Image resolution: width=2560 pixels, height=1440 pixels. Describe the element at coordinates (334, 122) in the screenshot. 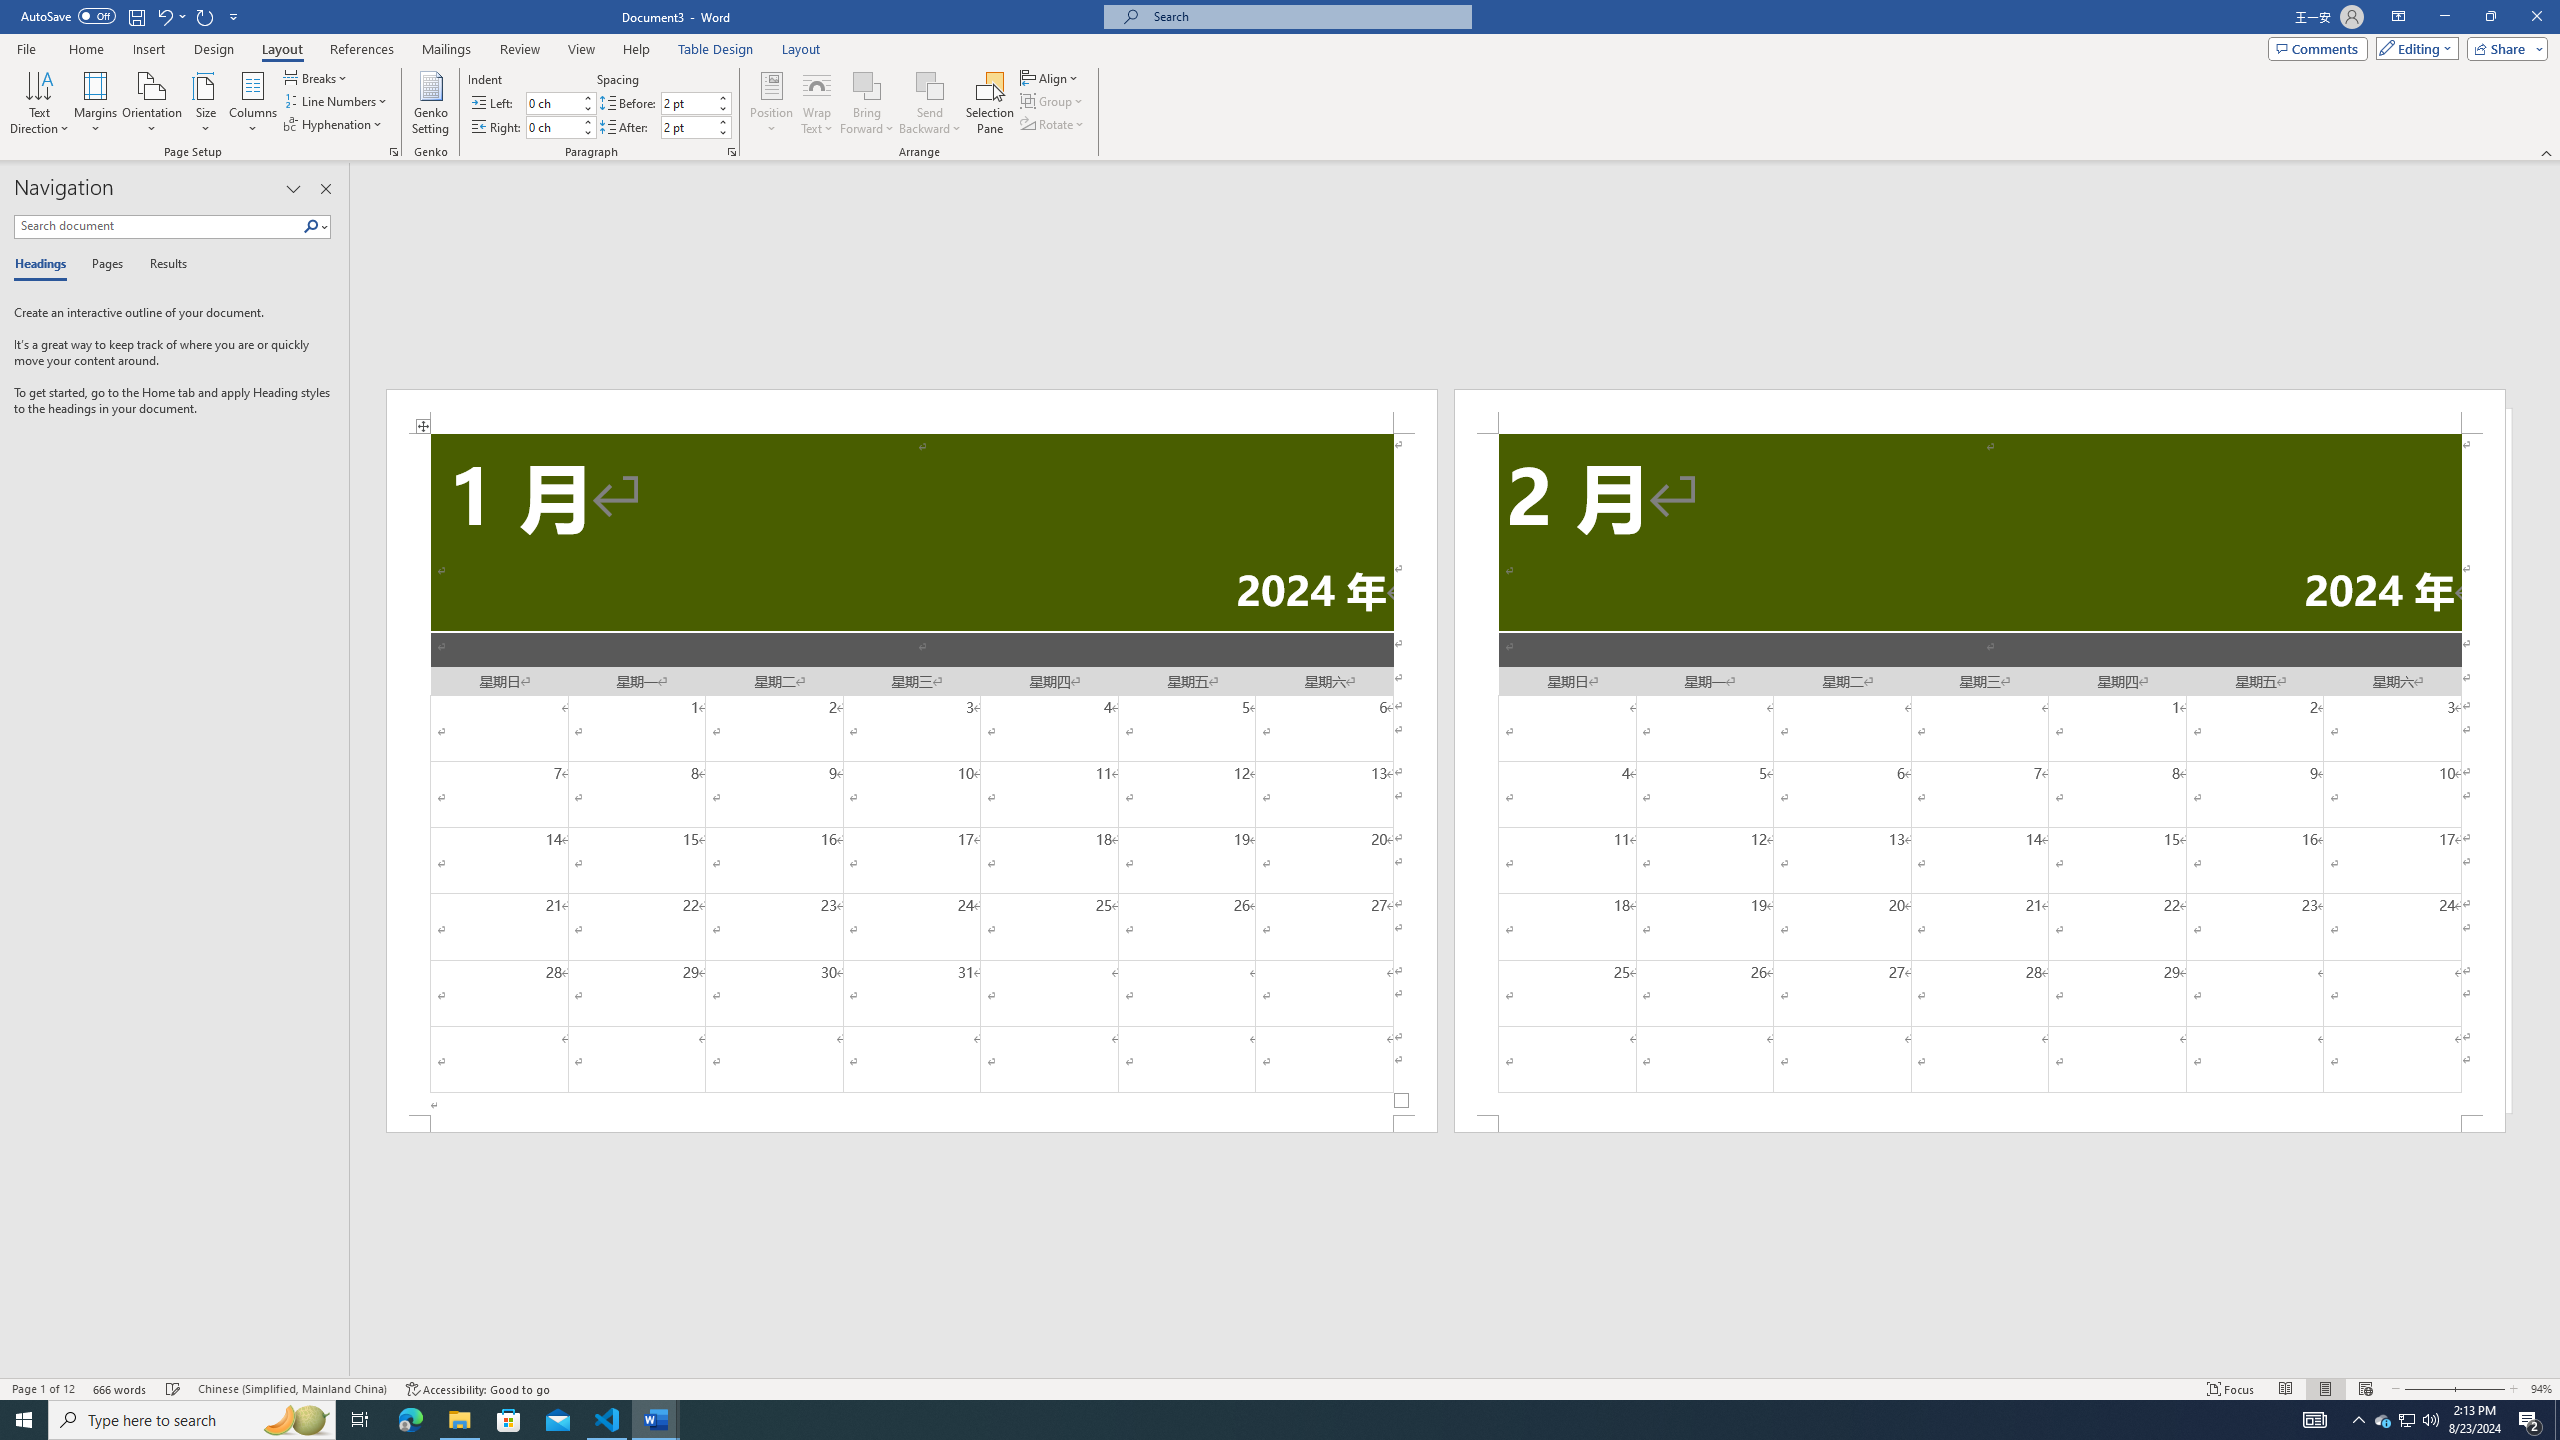

I see `'Hyphenation'` at that location.